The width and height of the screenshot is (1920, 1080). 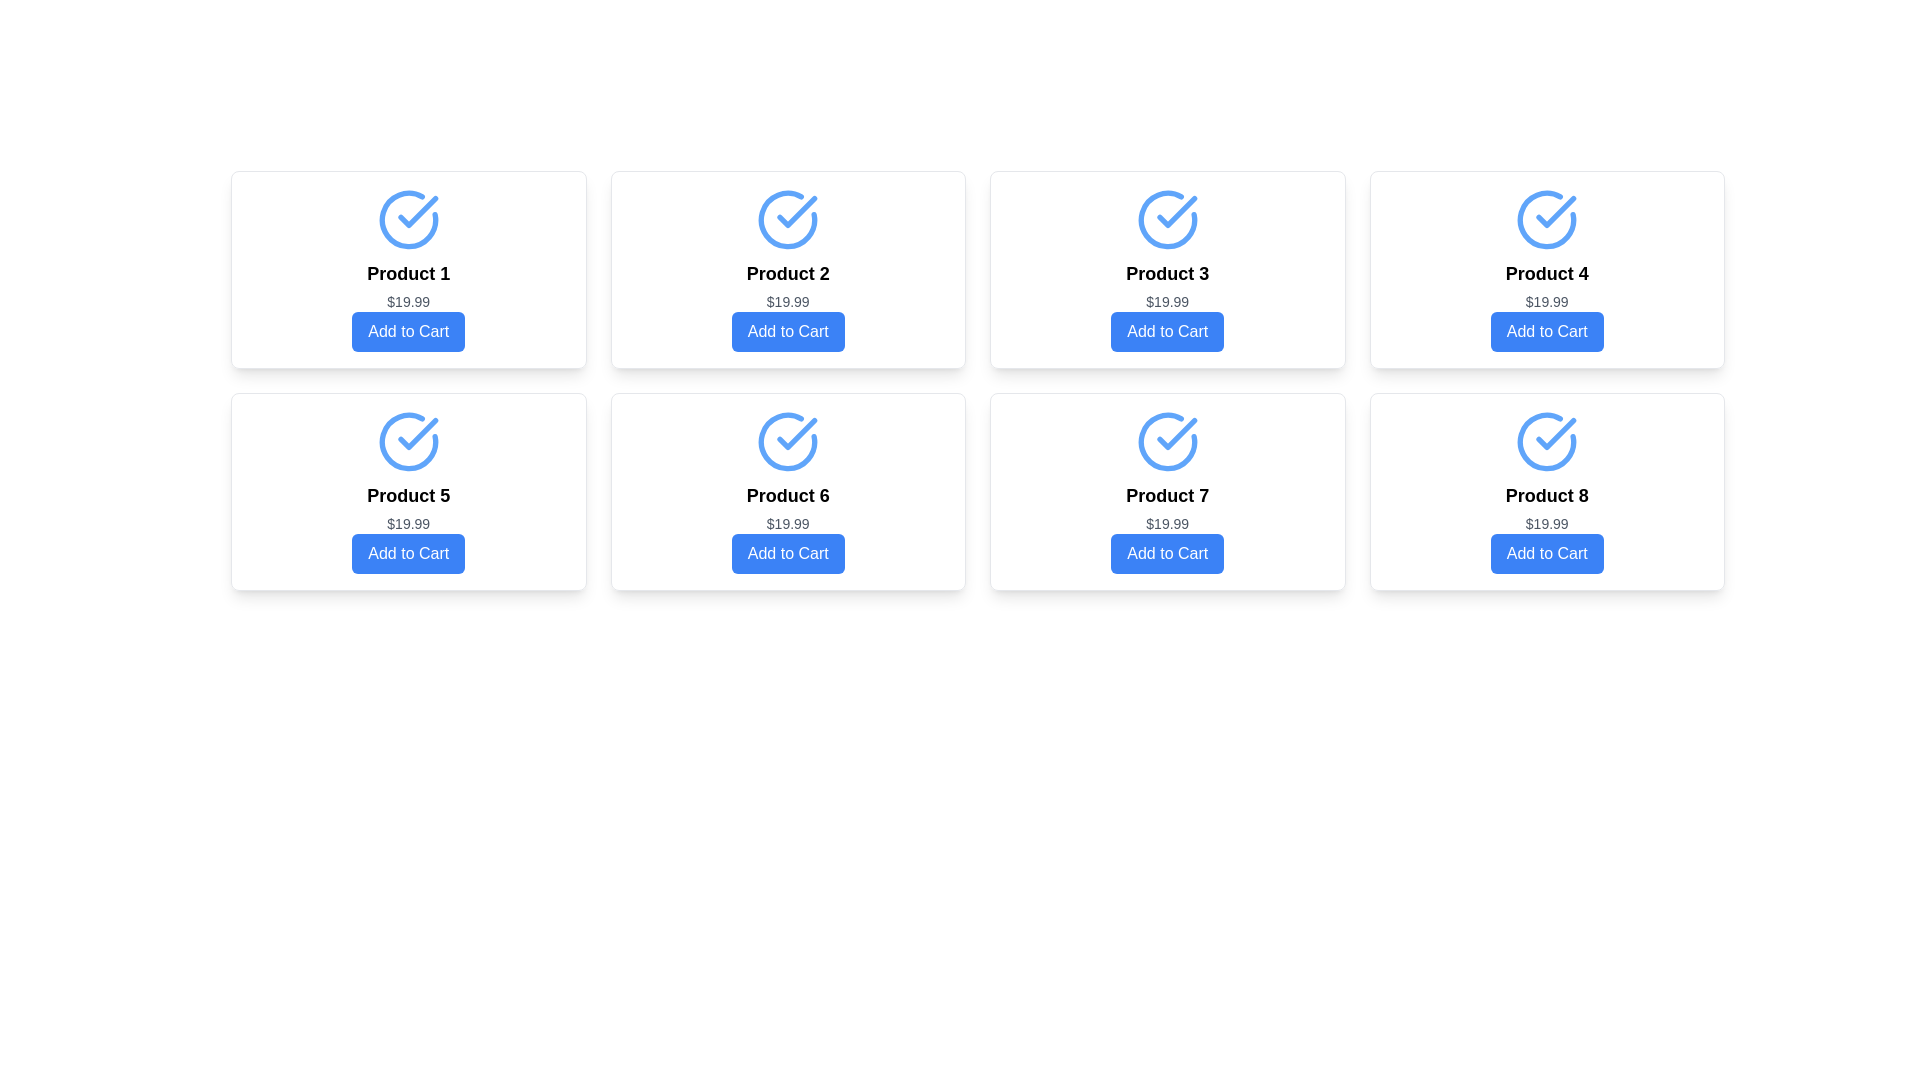 What do you see at coordinates (1546, 330) in the screenshot?
I see `the 'Add to Cart' button for 'Product 4' to change its color` at bounding box center [1546, 330].